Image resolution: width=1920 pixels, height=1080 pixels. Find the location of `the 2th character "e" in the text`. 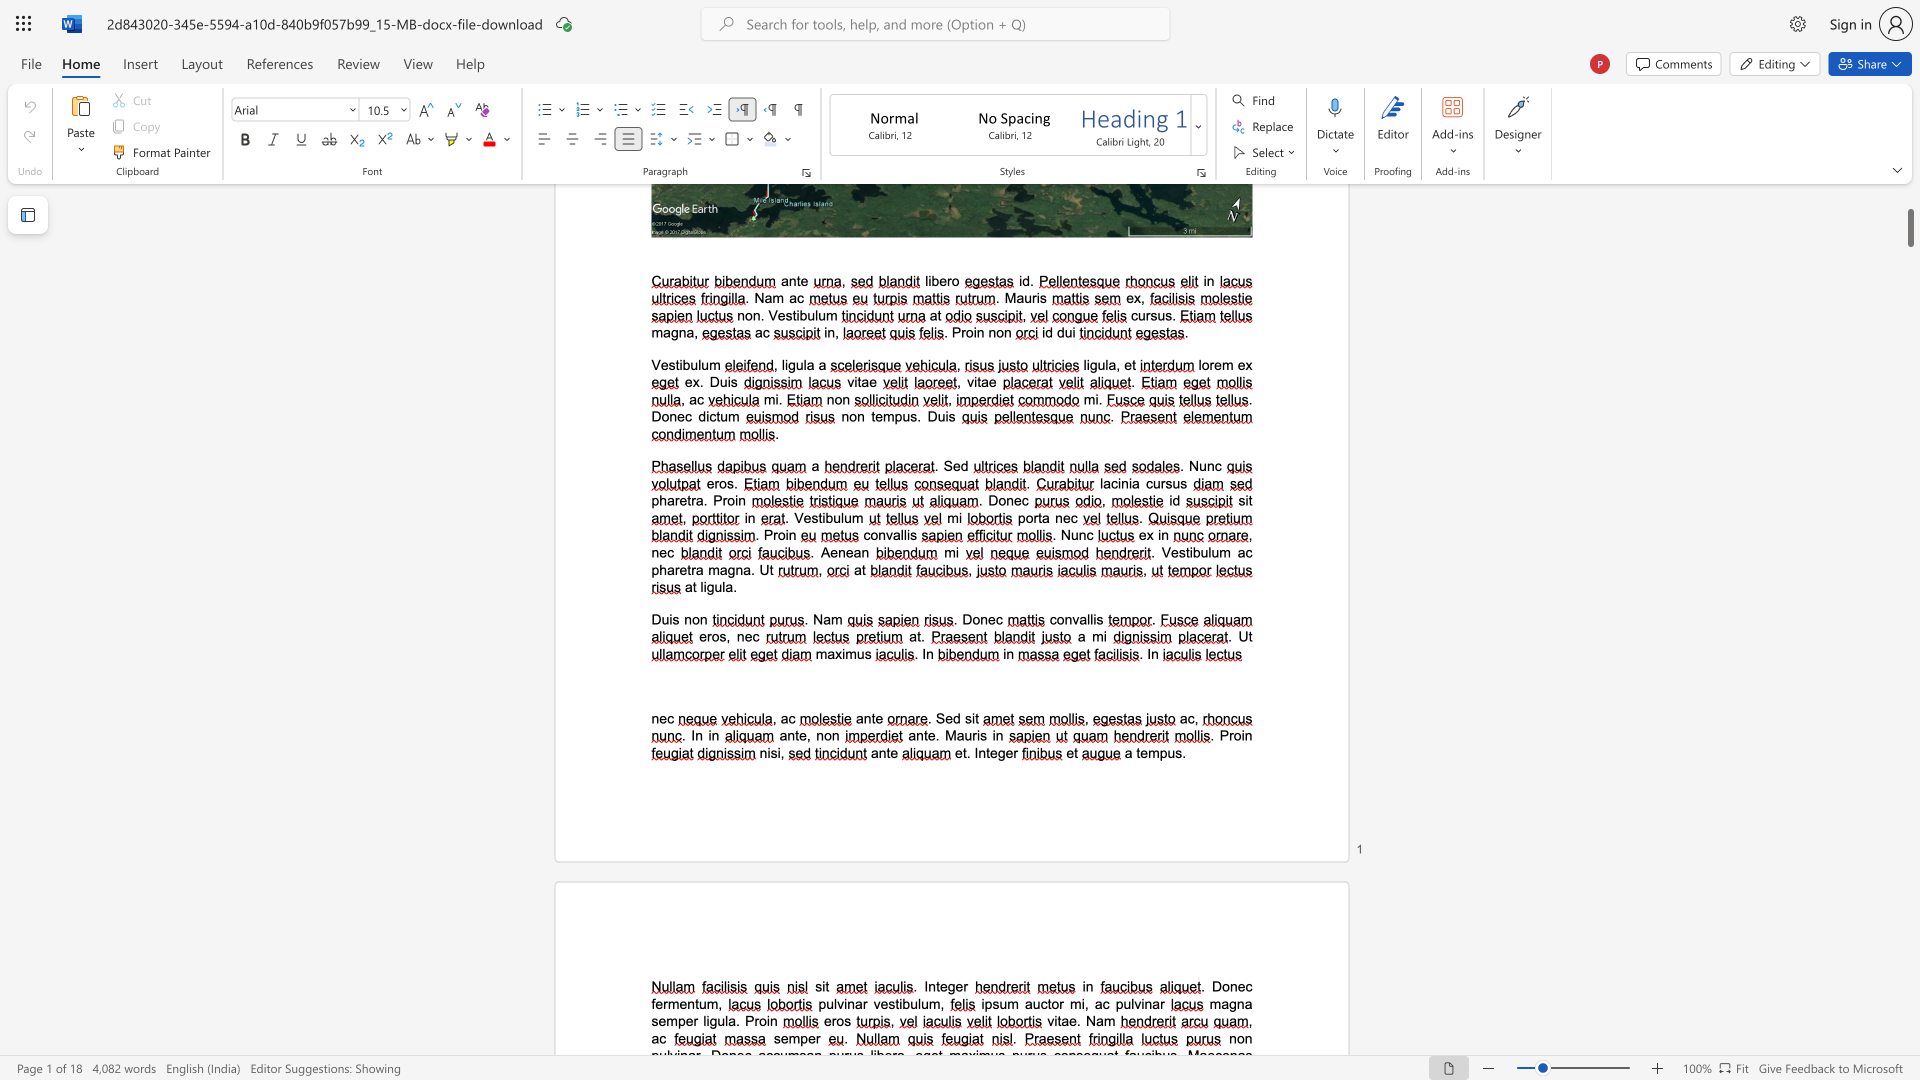

the 2th character "e" in the text is located at coordinates (958, 985).